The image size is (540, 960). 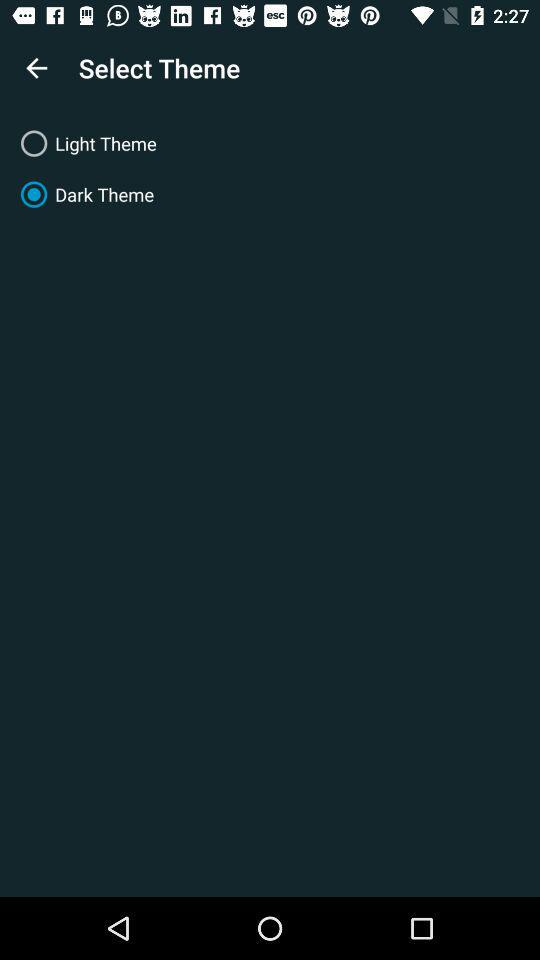 What do you see at coordinates (270, 194) in the screenshot?
I see `the icon below light theme item` at bounding box center [270, 194].